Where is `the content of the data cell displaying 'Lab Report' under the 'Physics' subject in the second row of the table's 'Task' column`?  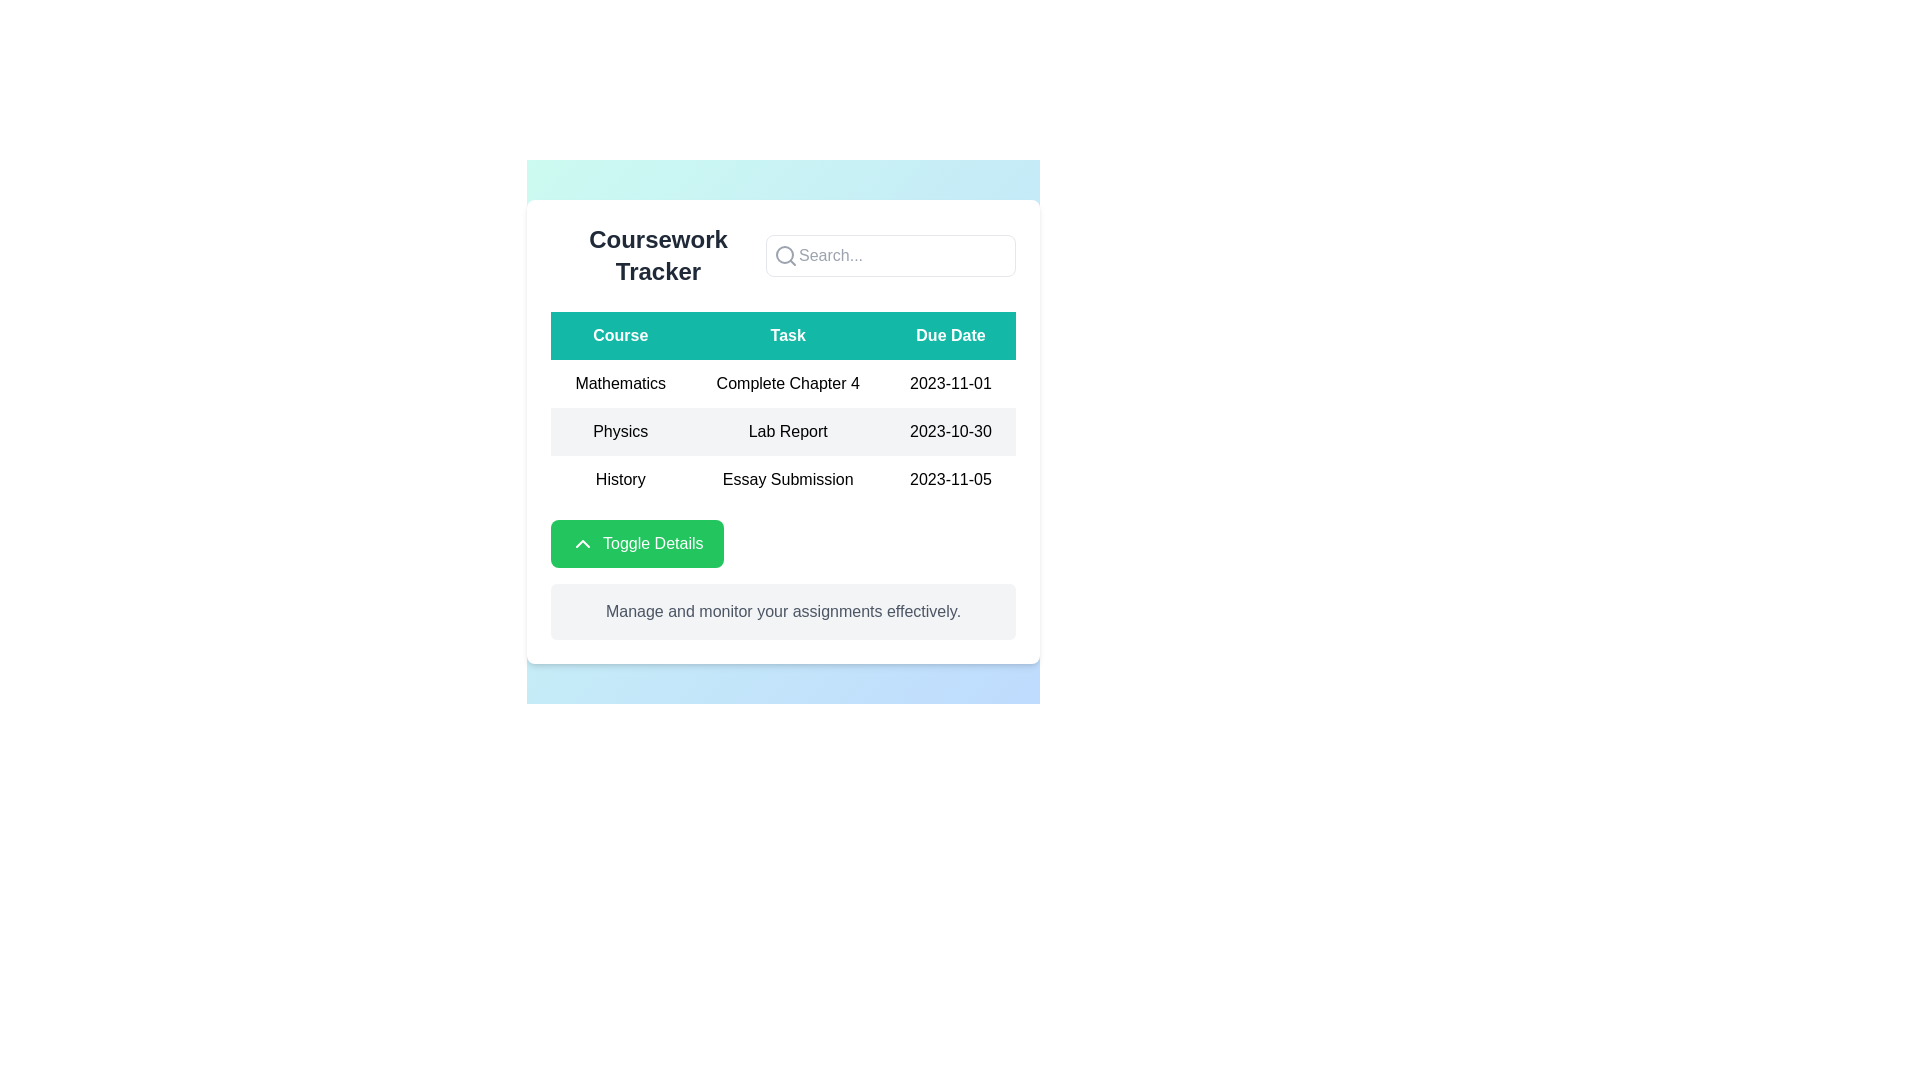 the content of the data cell displaying 'Lab Report' under the 'Physics' subject in the second row of the table's 'Task' column is located at coordinates (782, 431).